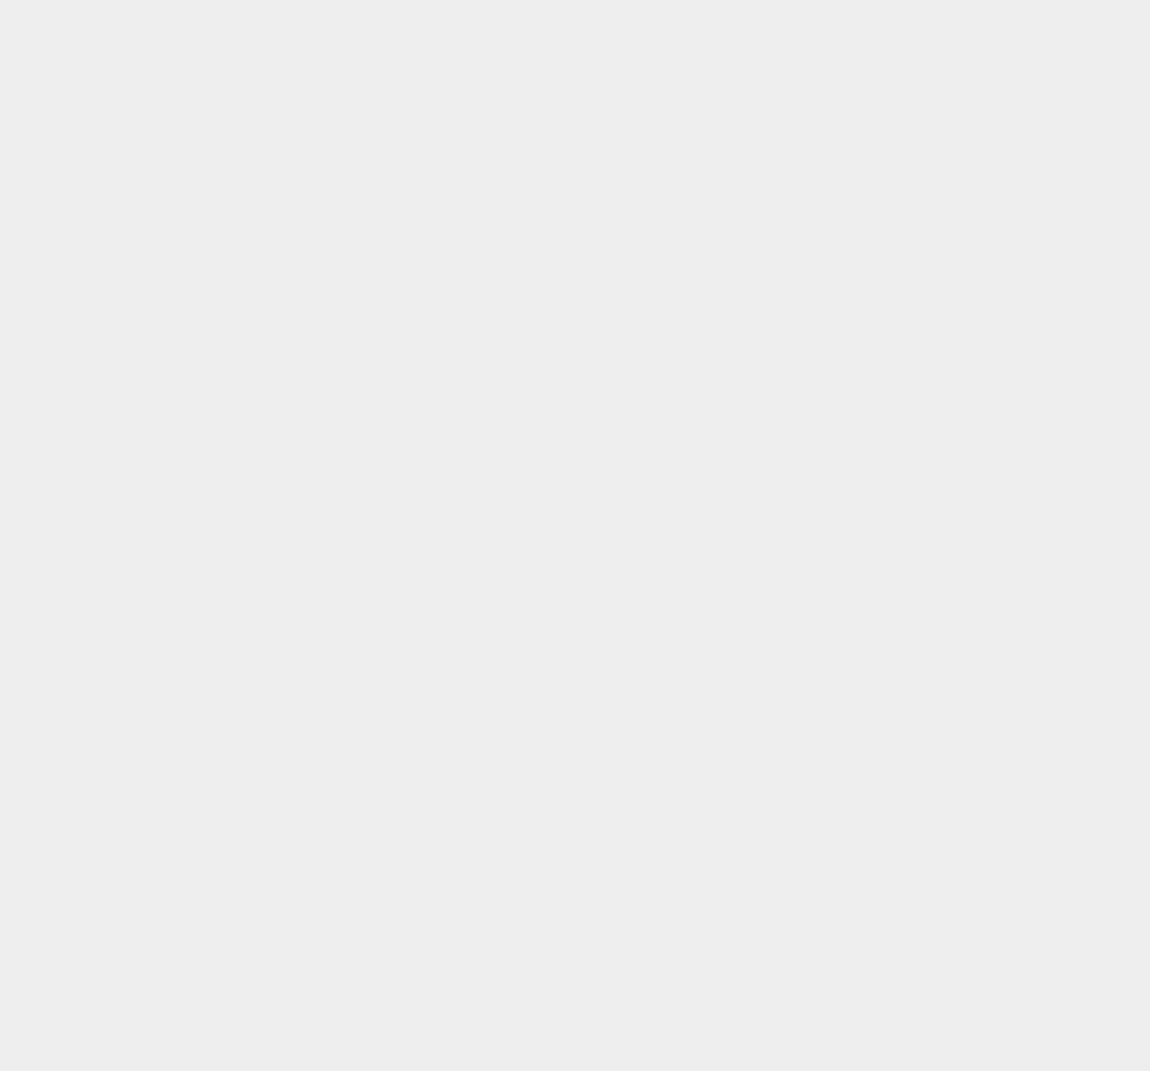 The width and height of the screenshot is (1150, 1071). Describe the element at coordinates (844, 685) in the screenshot. I see `'Wearables'` at that location.